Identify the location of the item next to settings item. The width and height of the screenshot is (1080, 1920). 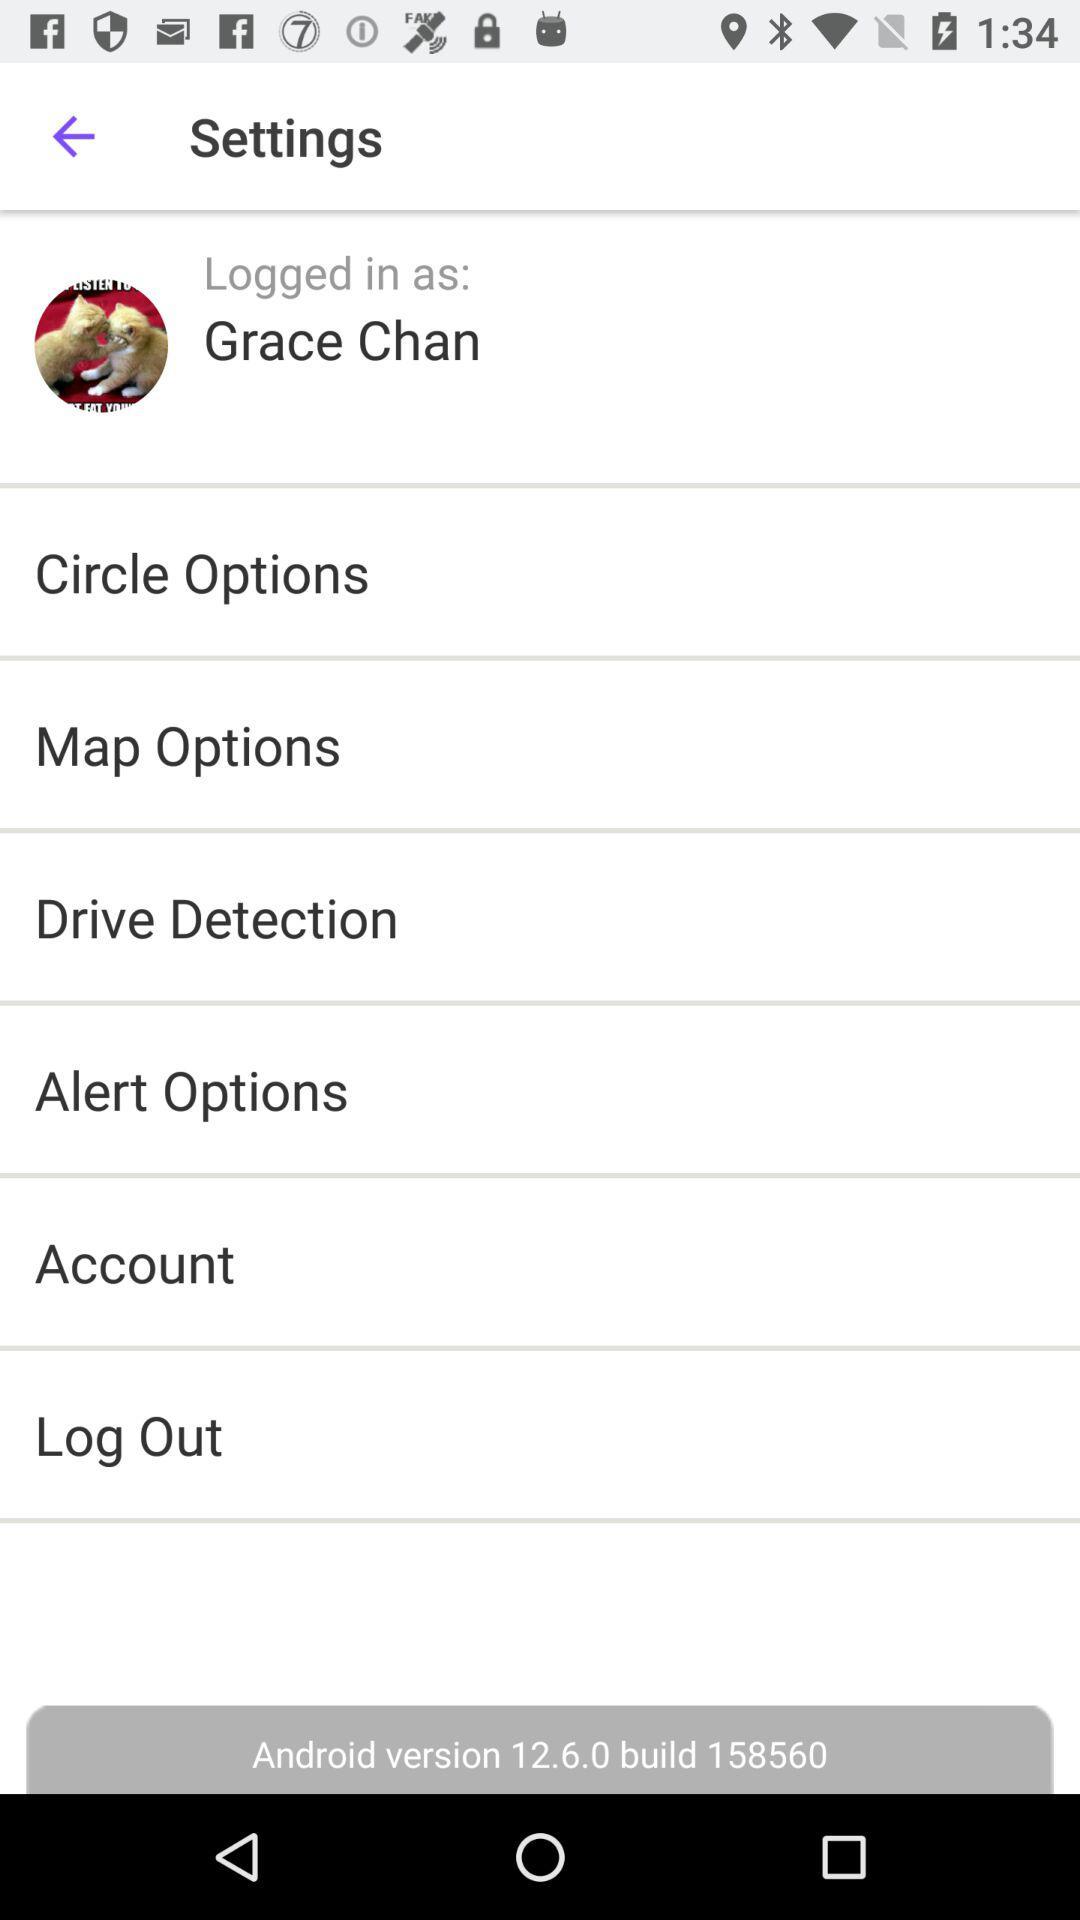
(72, 135).